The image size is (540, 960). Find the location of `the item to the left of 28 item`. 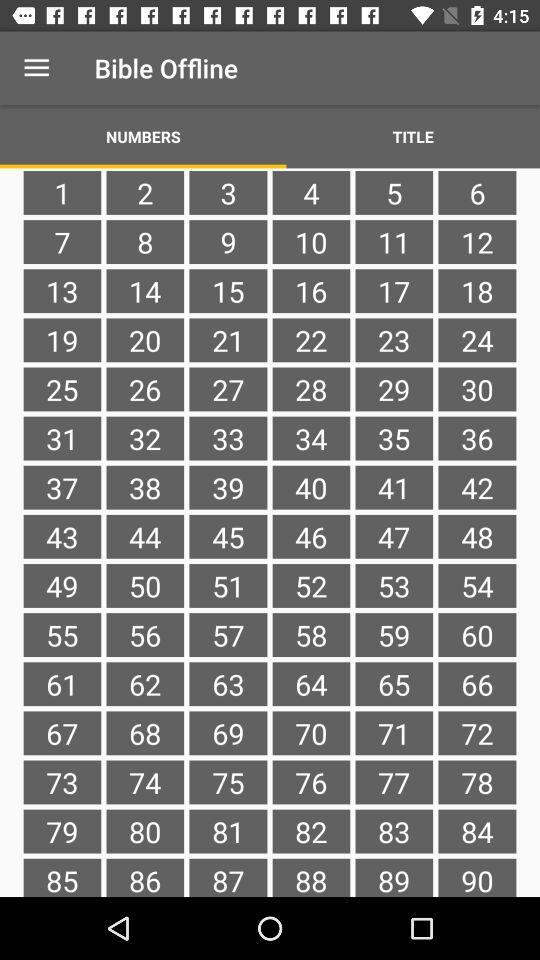

the item to the left of 28 item is located at coordinates (227, 438).